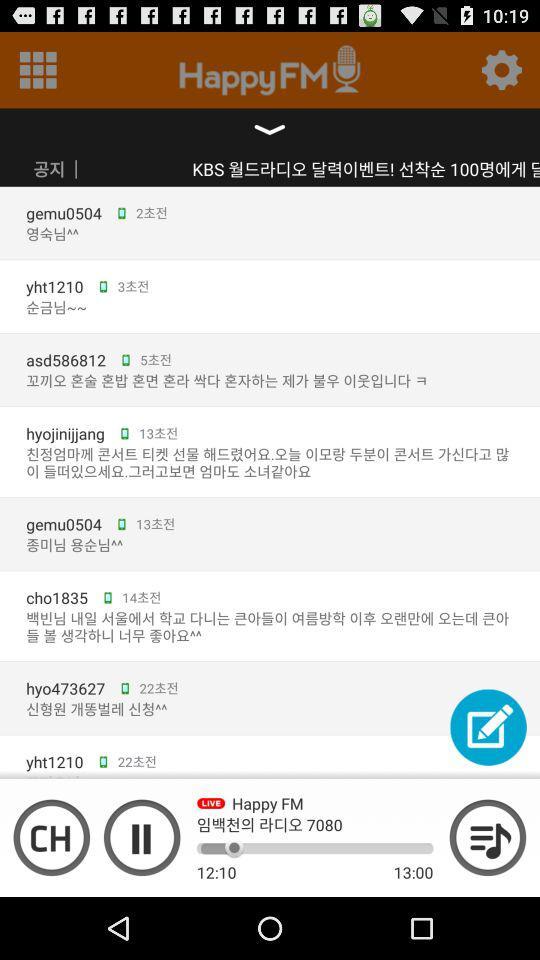  I want to click on the playlist icon, so click(487, 895).